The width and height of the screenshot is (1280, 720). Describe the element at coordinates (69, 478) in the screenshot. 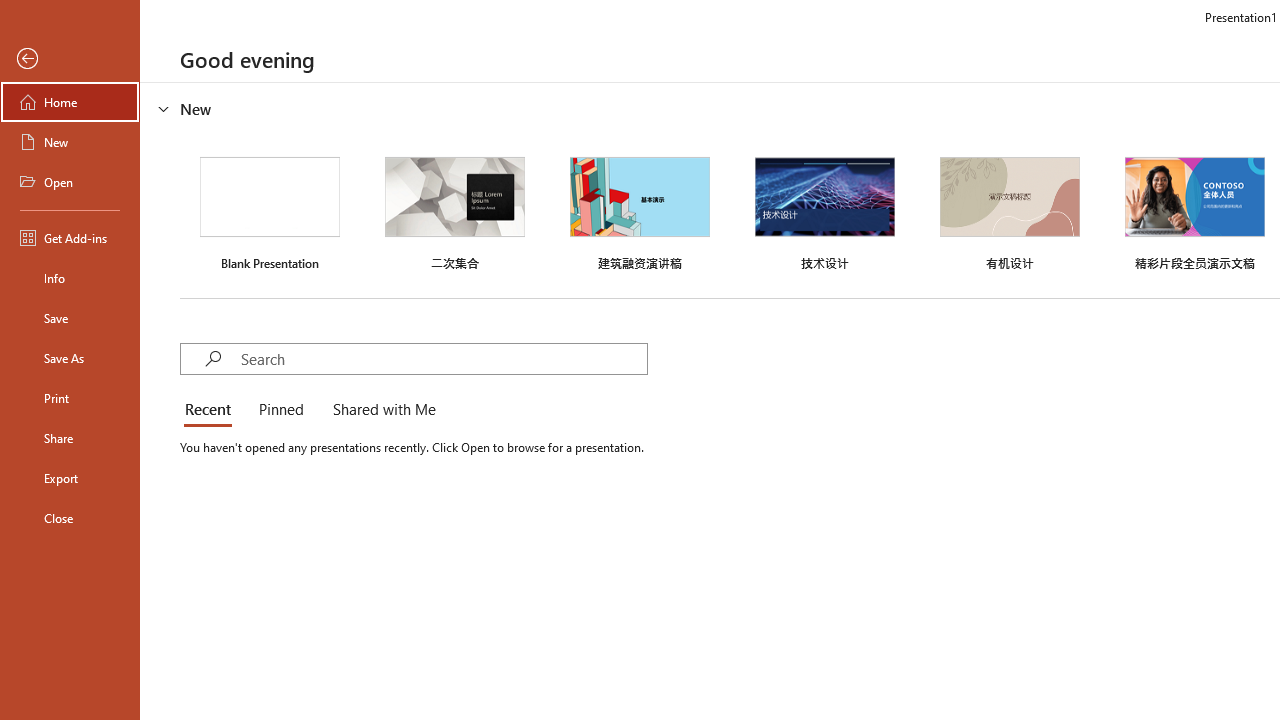

I see `'Export'` at that location.